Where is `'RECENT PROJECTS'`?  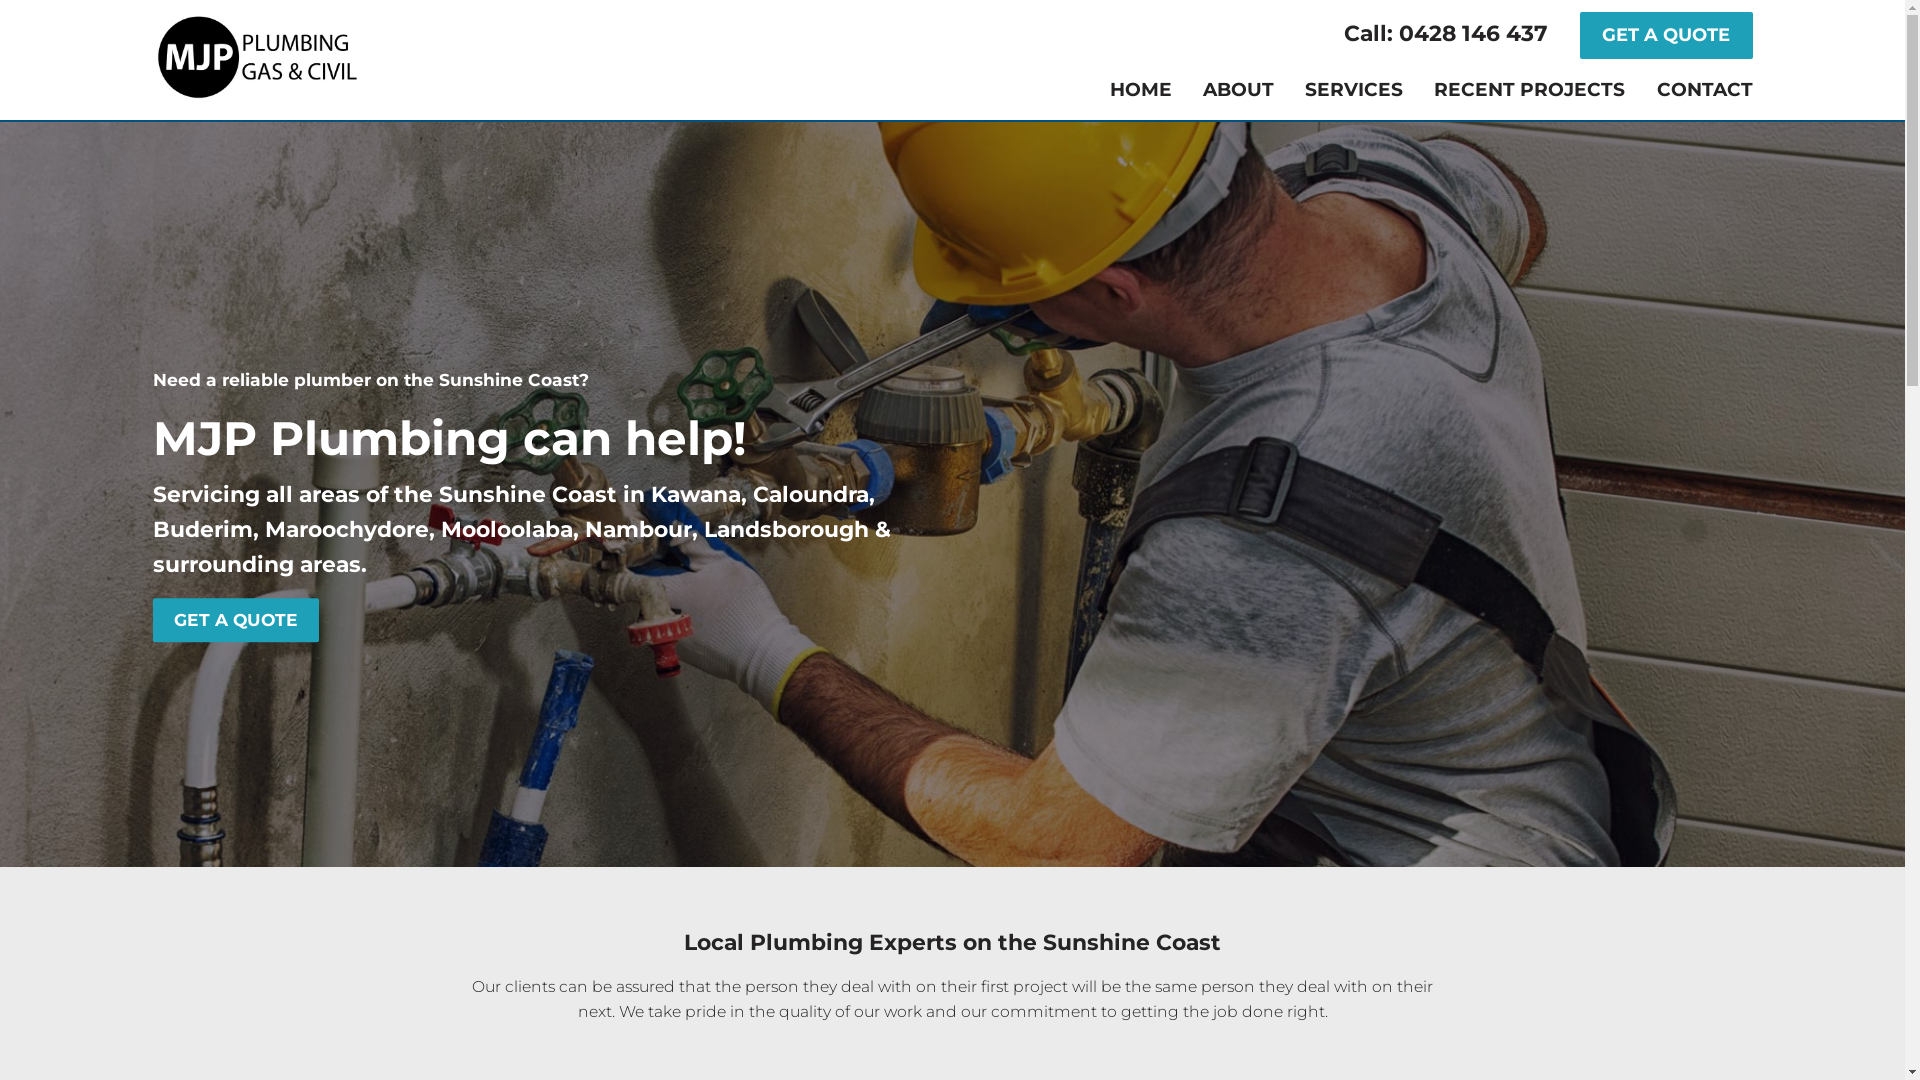 'RECENT PROJECTS' is located at coordinates (1528, 90).